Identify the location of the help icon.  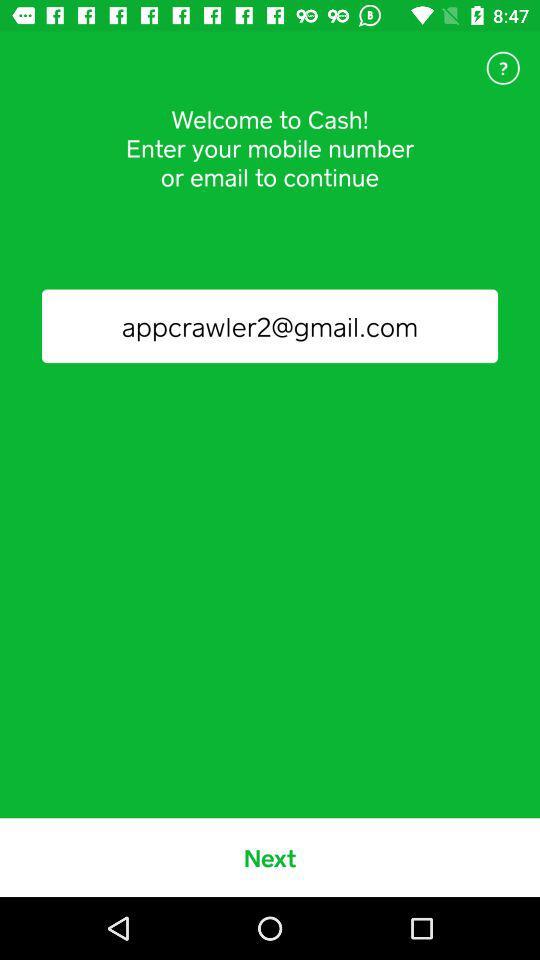
(502, 68).